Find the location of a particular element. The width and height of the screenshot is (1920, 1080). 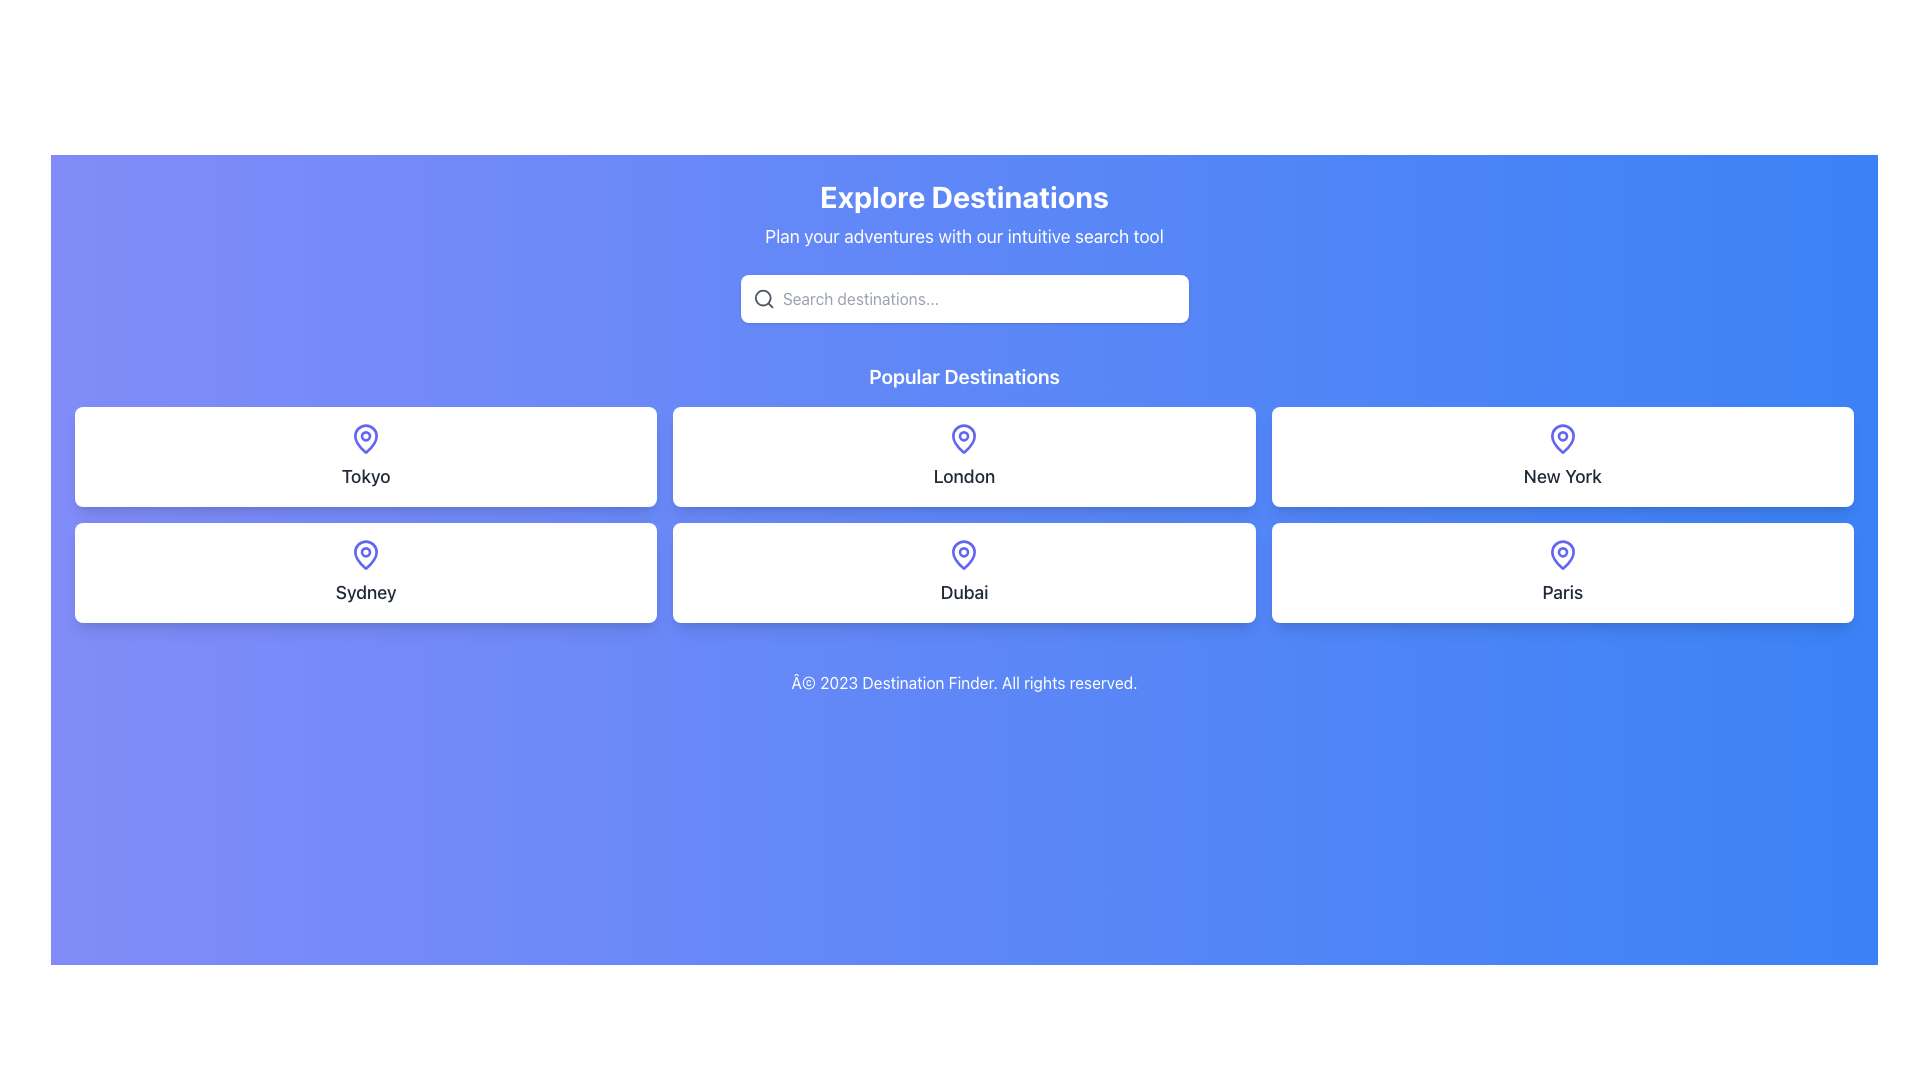

the decorative location pin icon at the top center of the 'Paris' card, which is the last in the bottom row of the grid under 'Popular Destinations' is located at coordinates (1561, 555).